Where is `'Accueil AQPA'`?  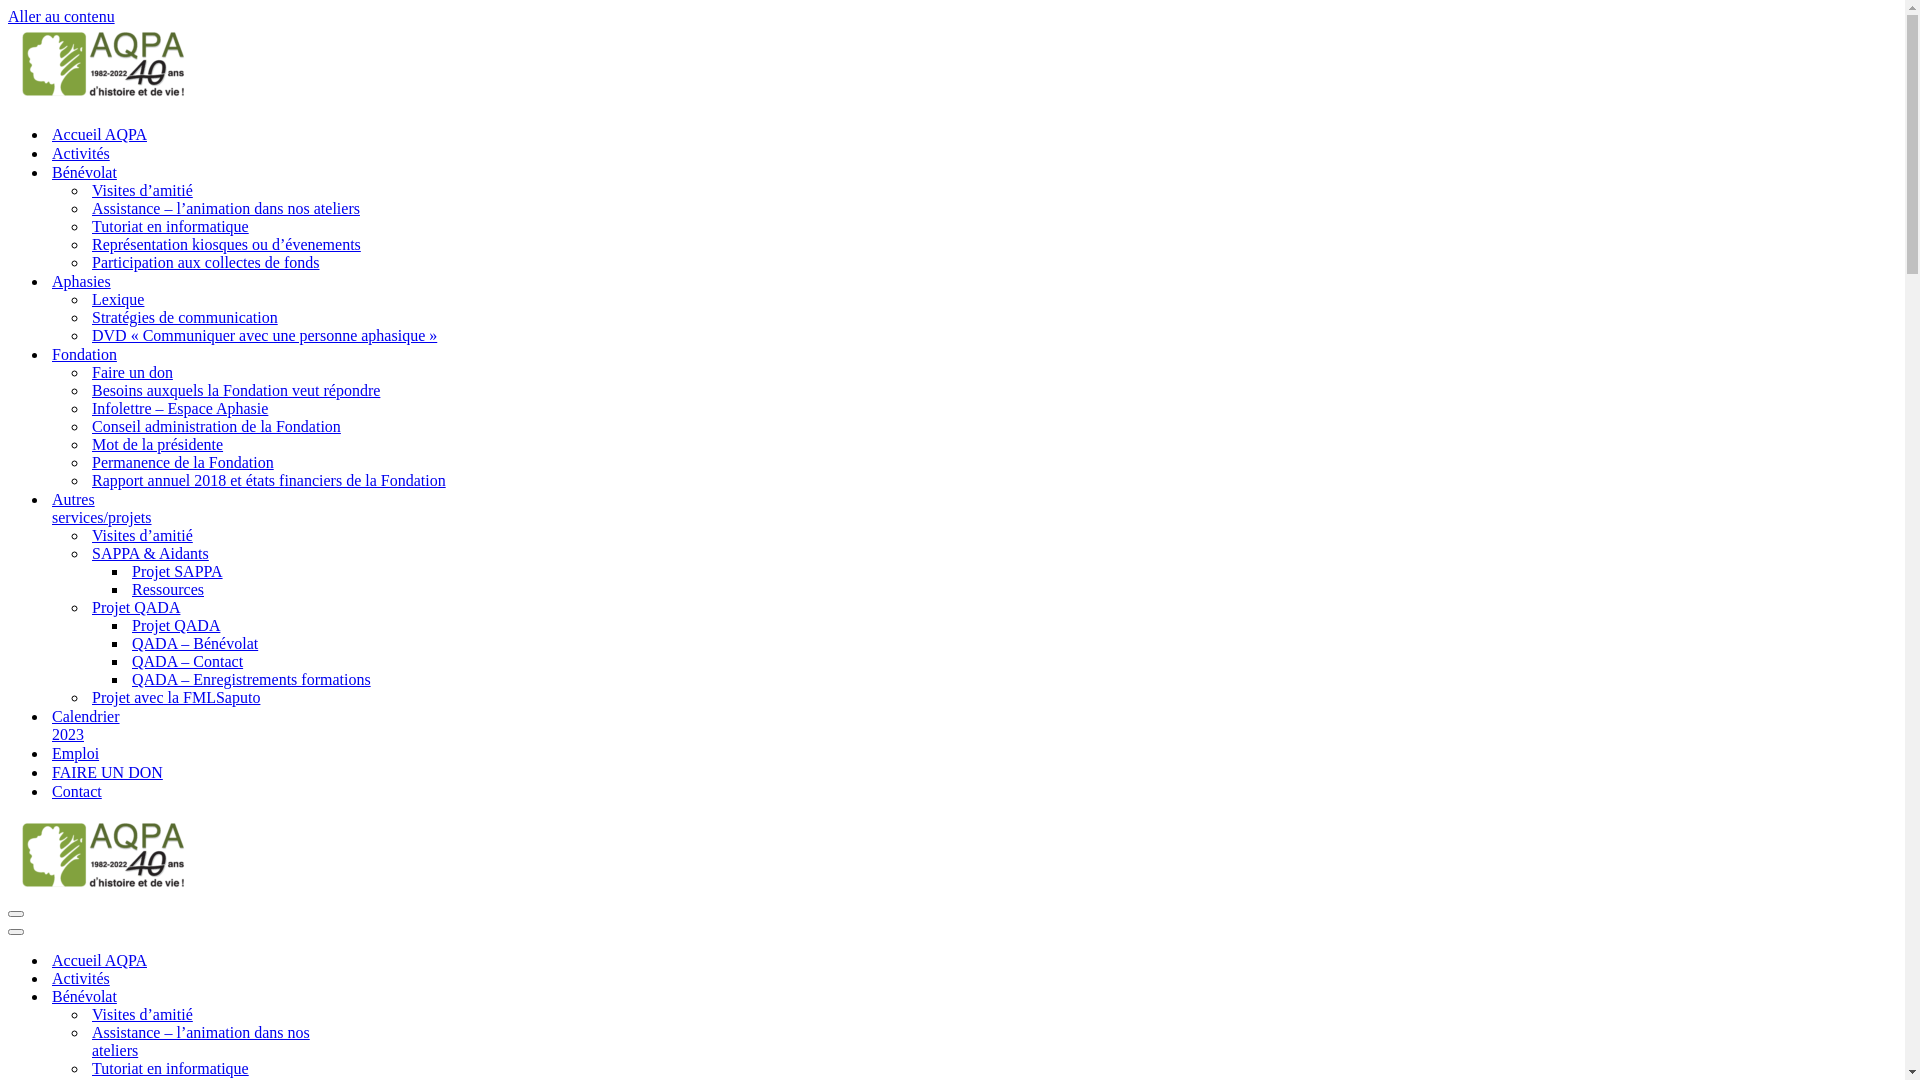 'Accueil AQPA' is located at coordinates (52, 134).